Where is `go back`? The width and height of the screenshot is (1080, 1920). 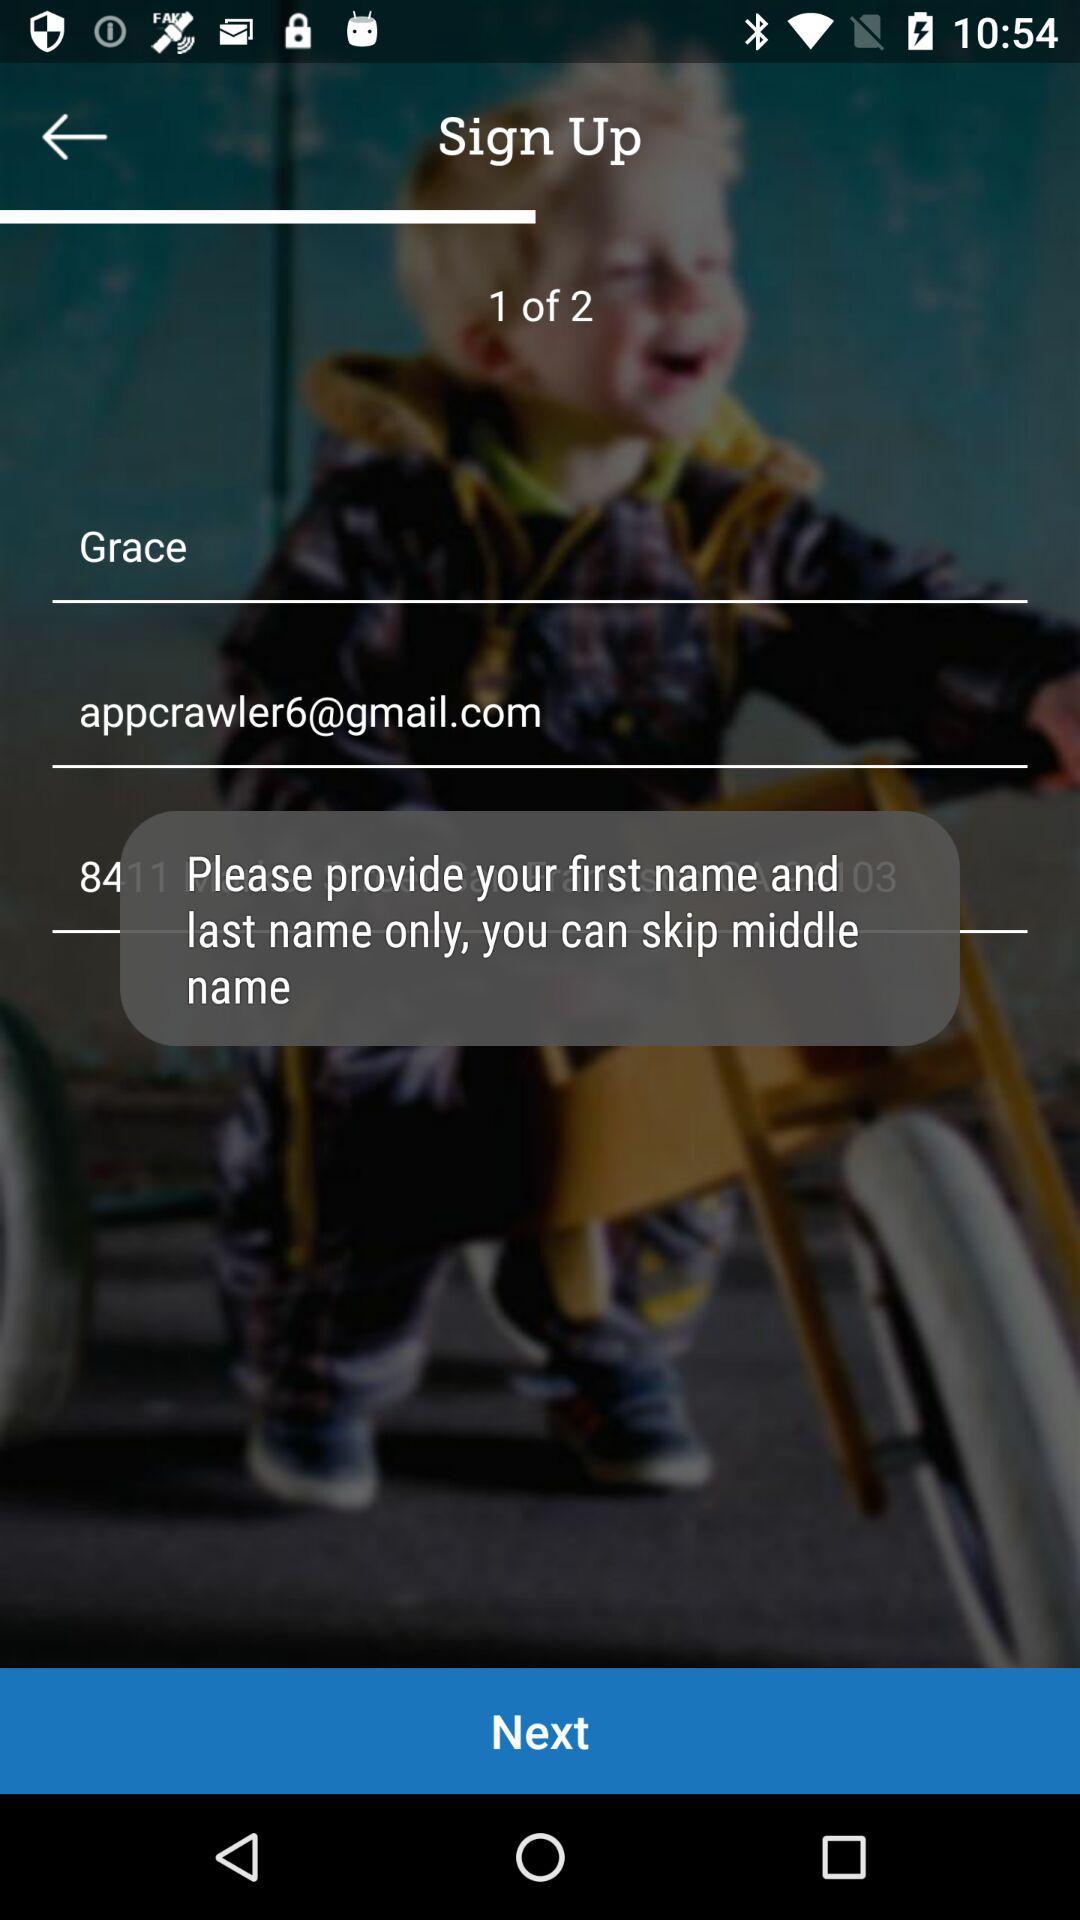 go back is located at coordinates (73, 135).